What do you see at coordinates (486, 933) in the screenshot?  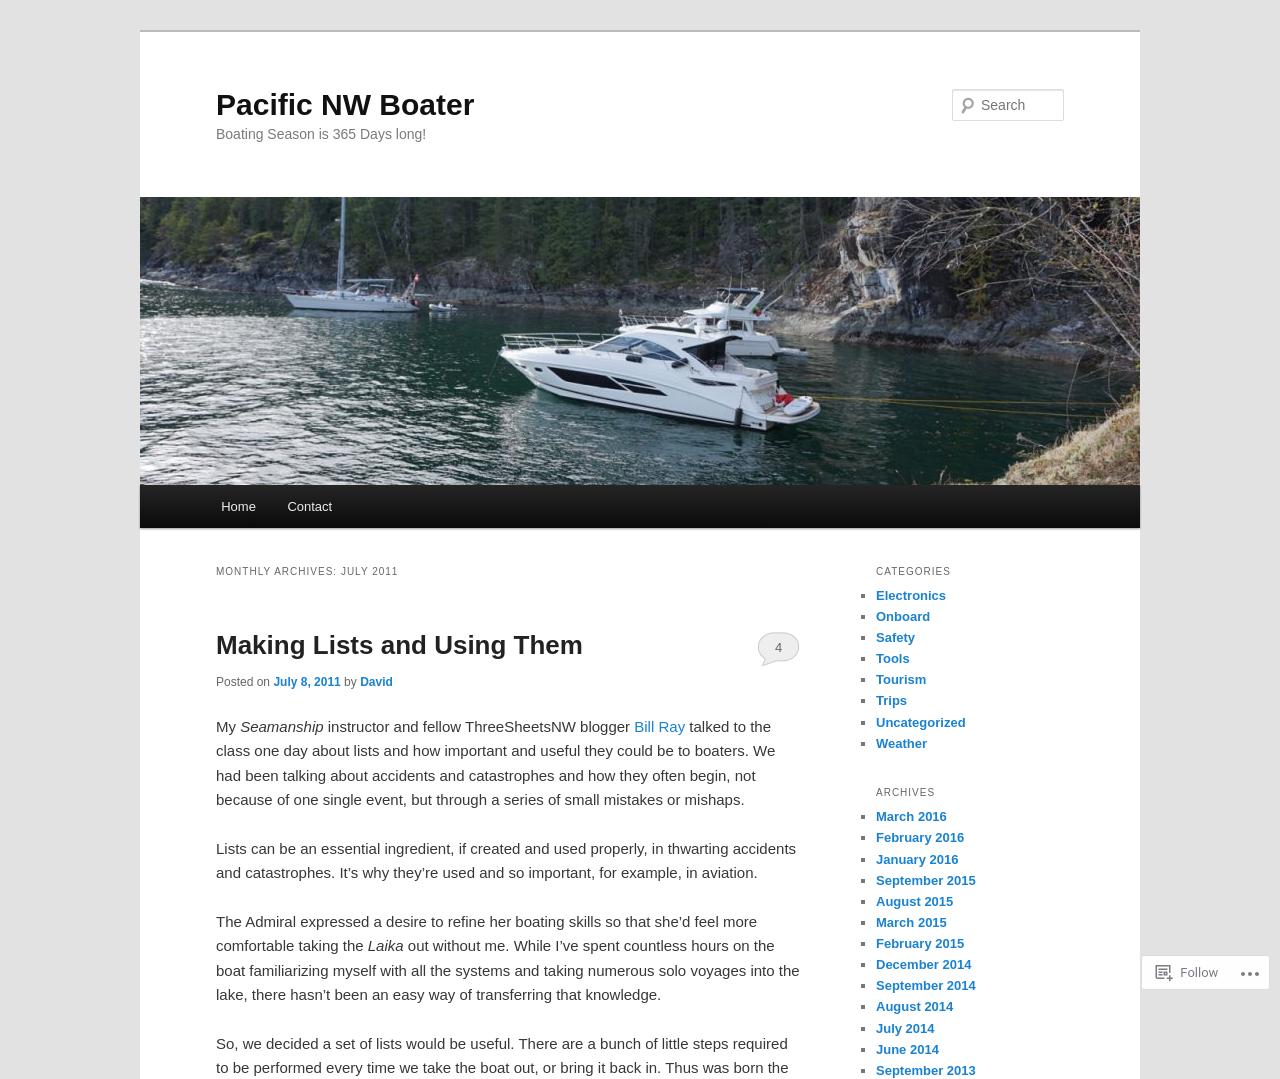 I see `'The Admiral expressed a desire to refine her boating skills so that she’d feel more comfortable taking the'` at bounding box center [486, 933].